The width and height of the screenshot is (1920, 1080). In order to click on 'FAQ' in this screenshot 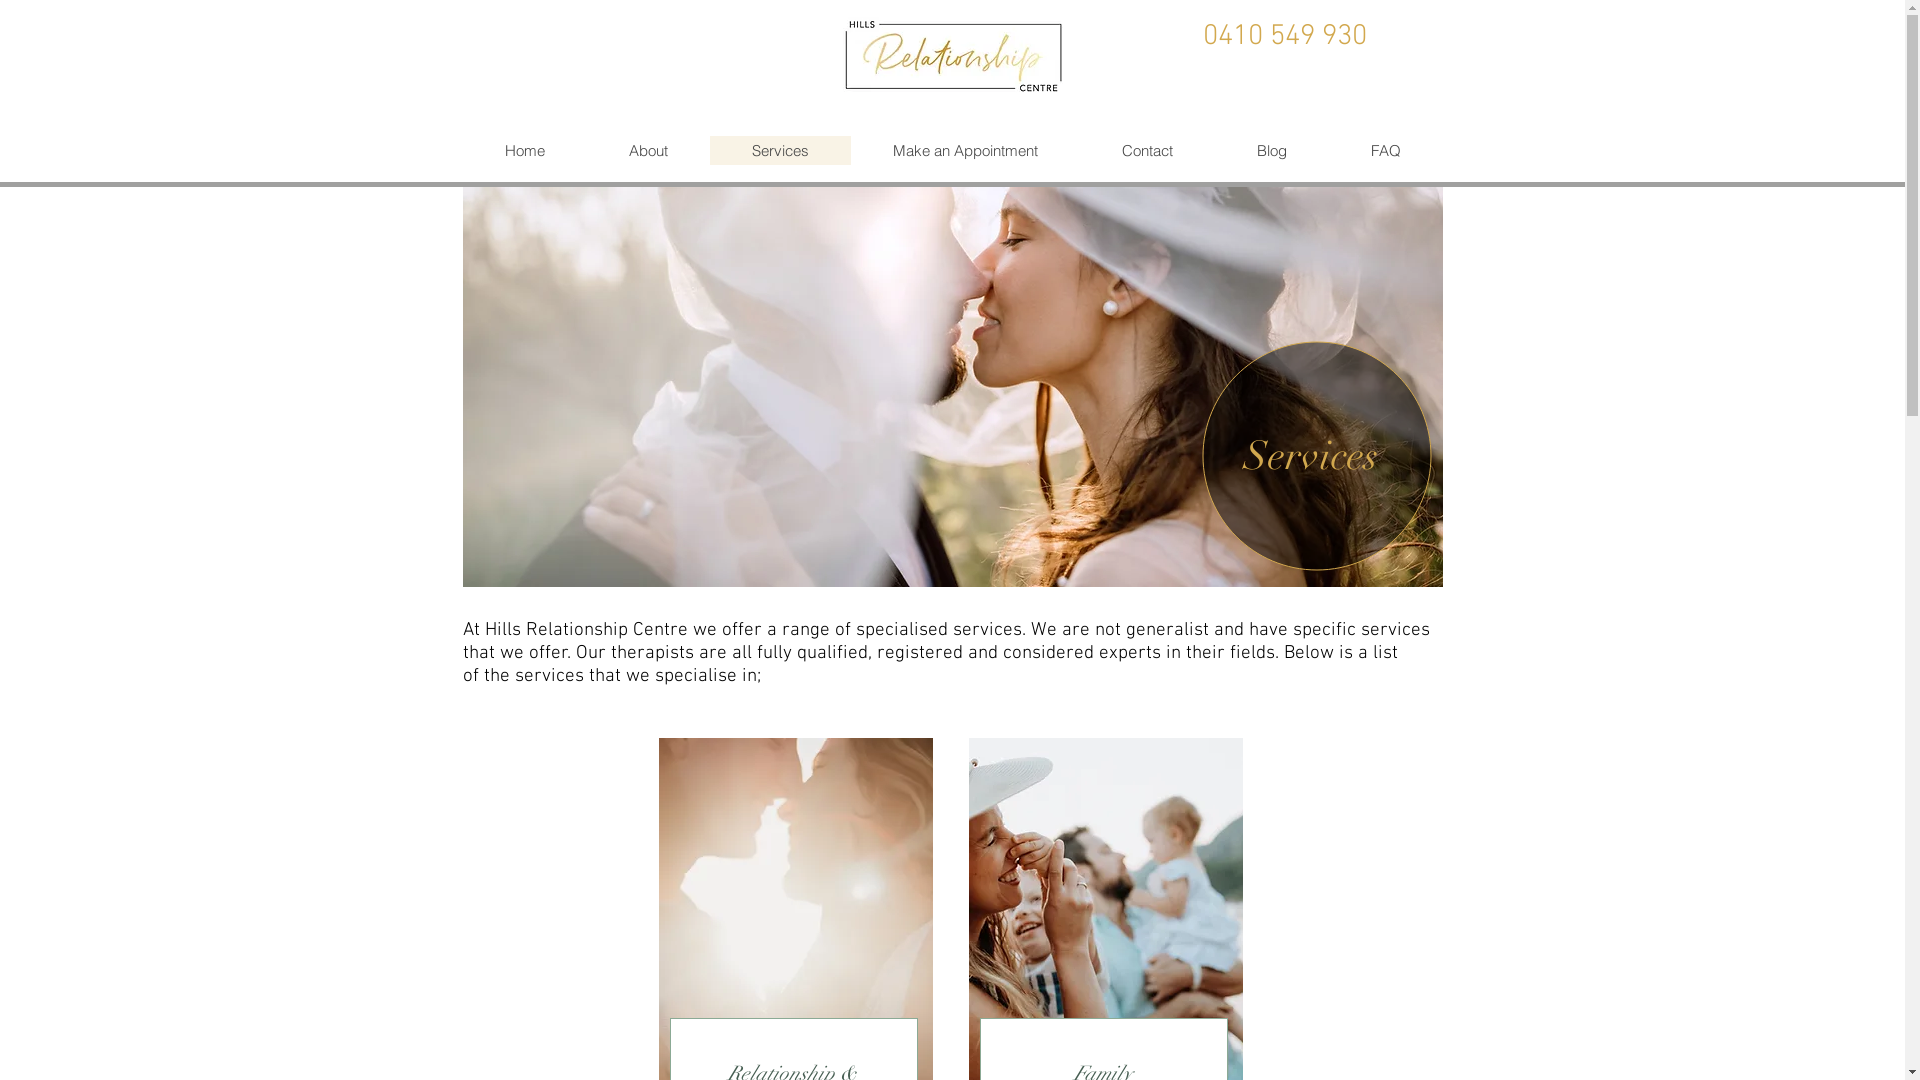, I will do `click(1328, 149)`.